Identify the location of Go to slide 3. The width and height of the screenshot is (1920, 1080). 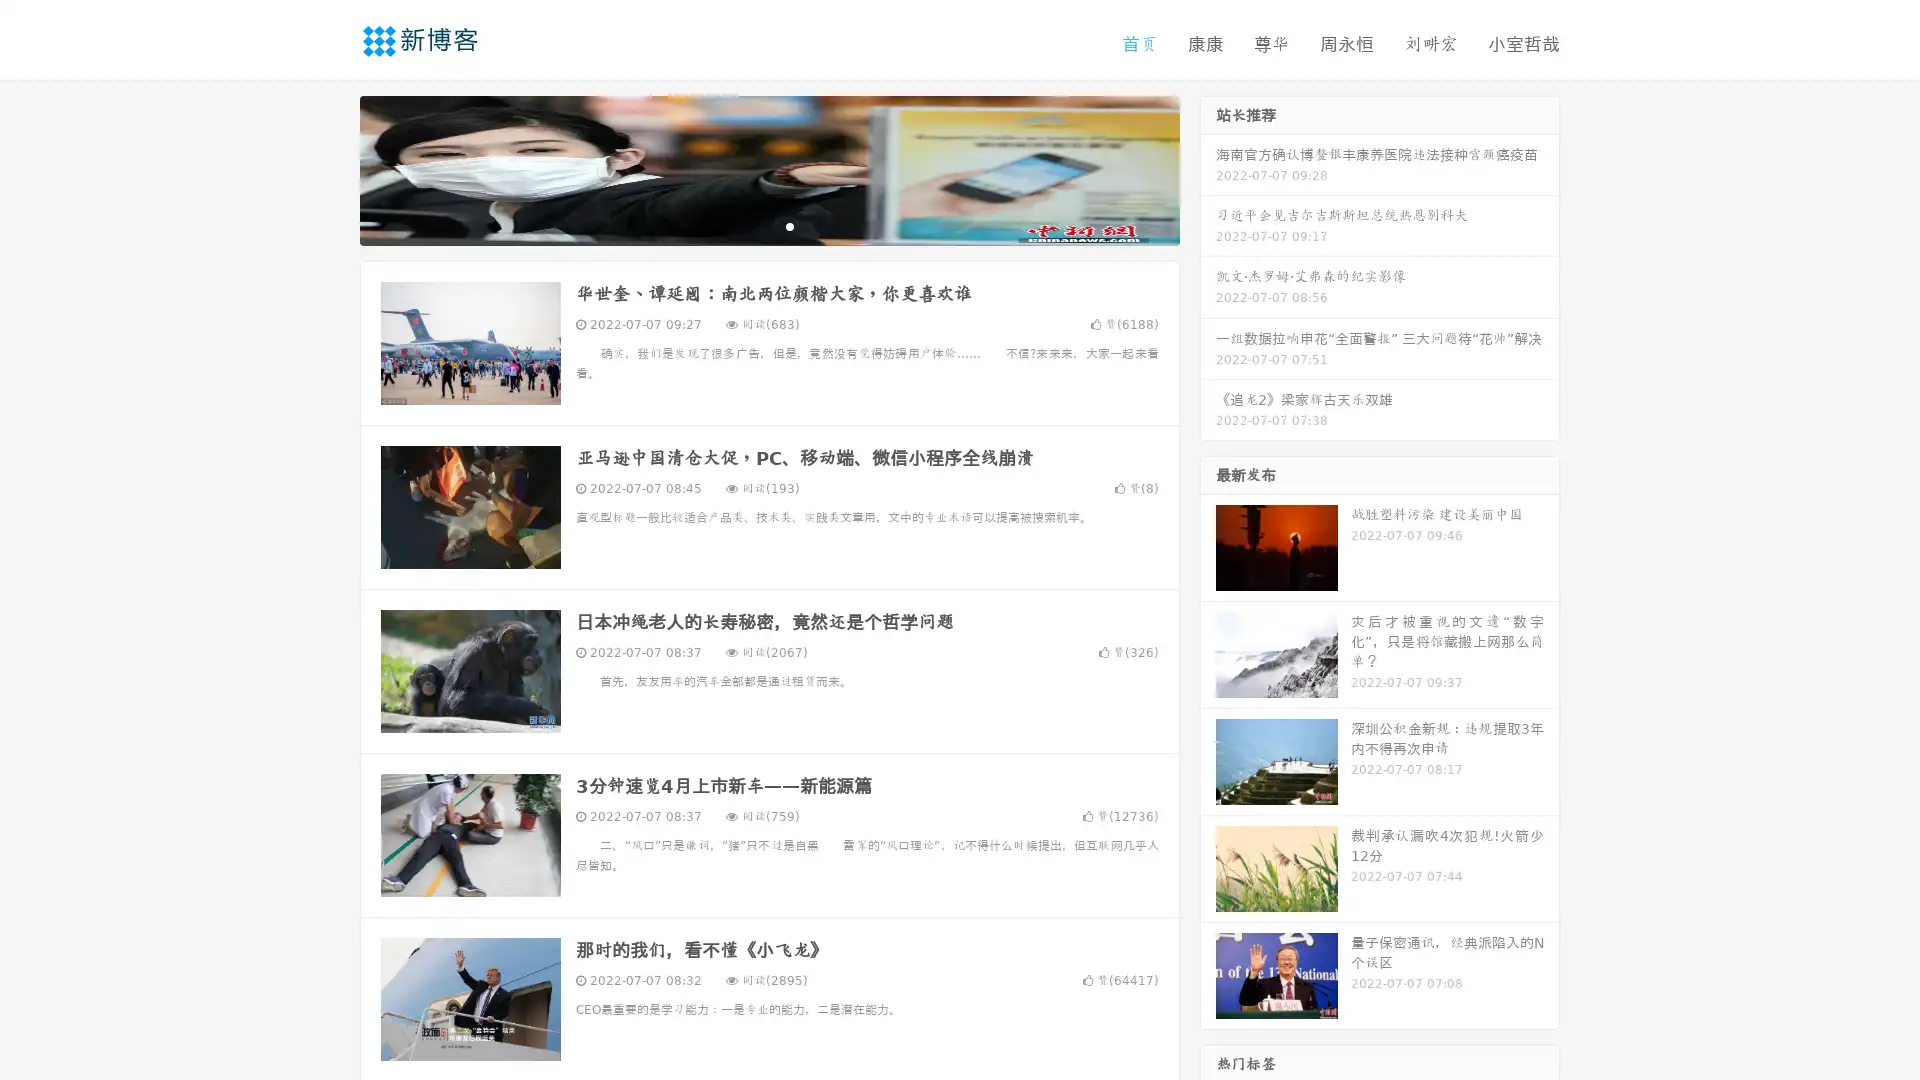
(789, 225).